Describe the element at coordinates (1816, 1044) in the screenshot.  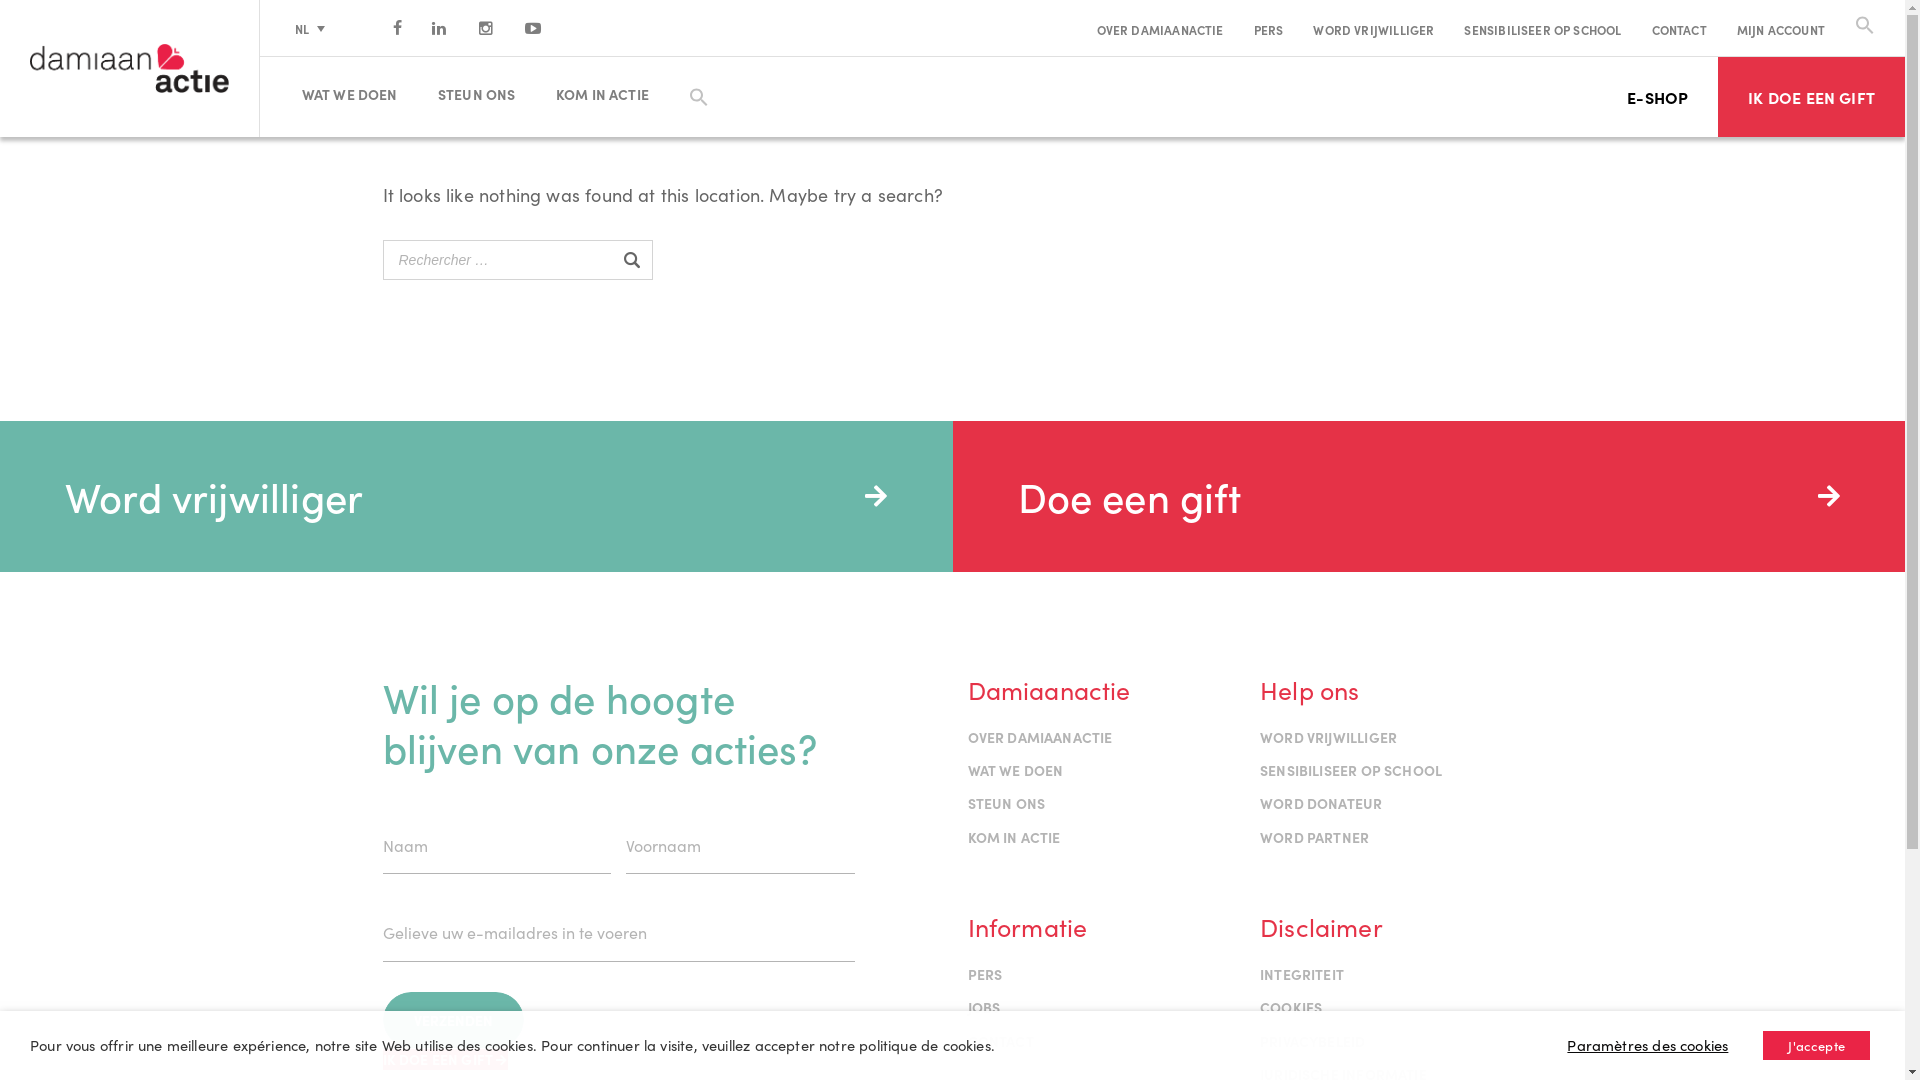
I see `'J'accepte'` at that location.